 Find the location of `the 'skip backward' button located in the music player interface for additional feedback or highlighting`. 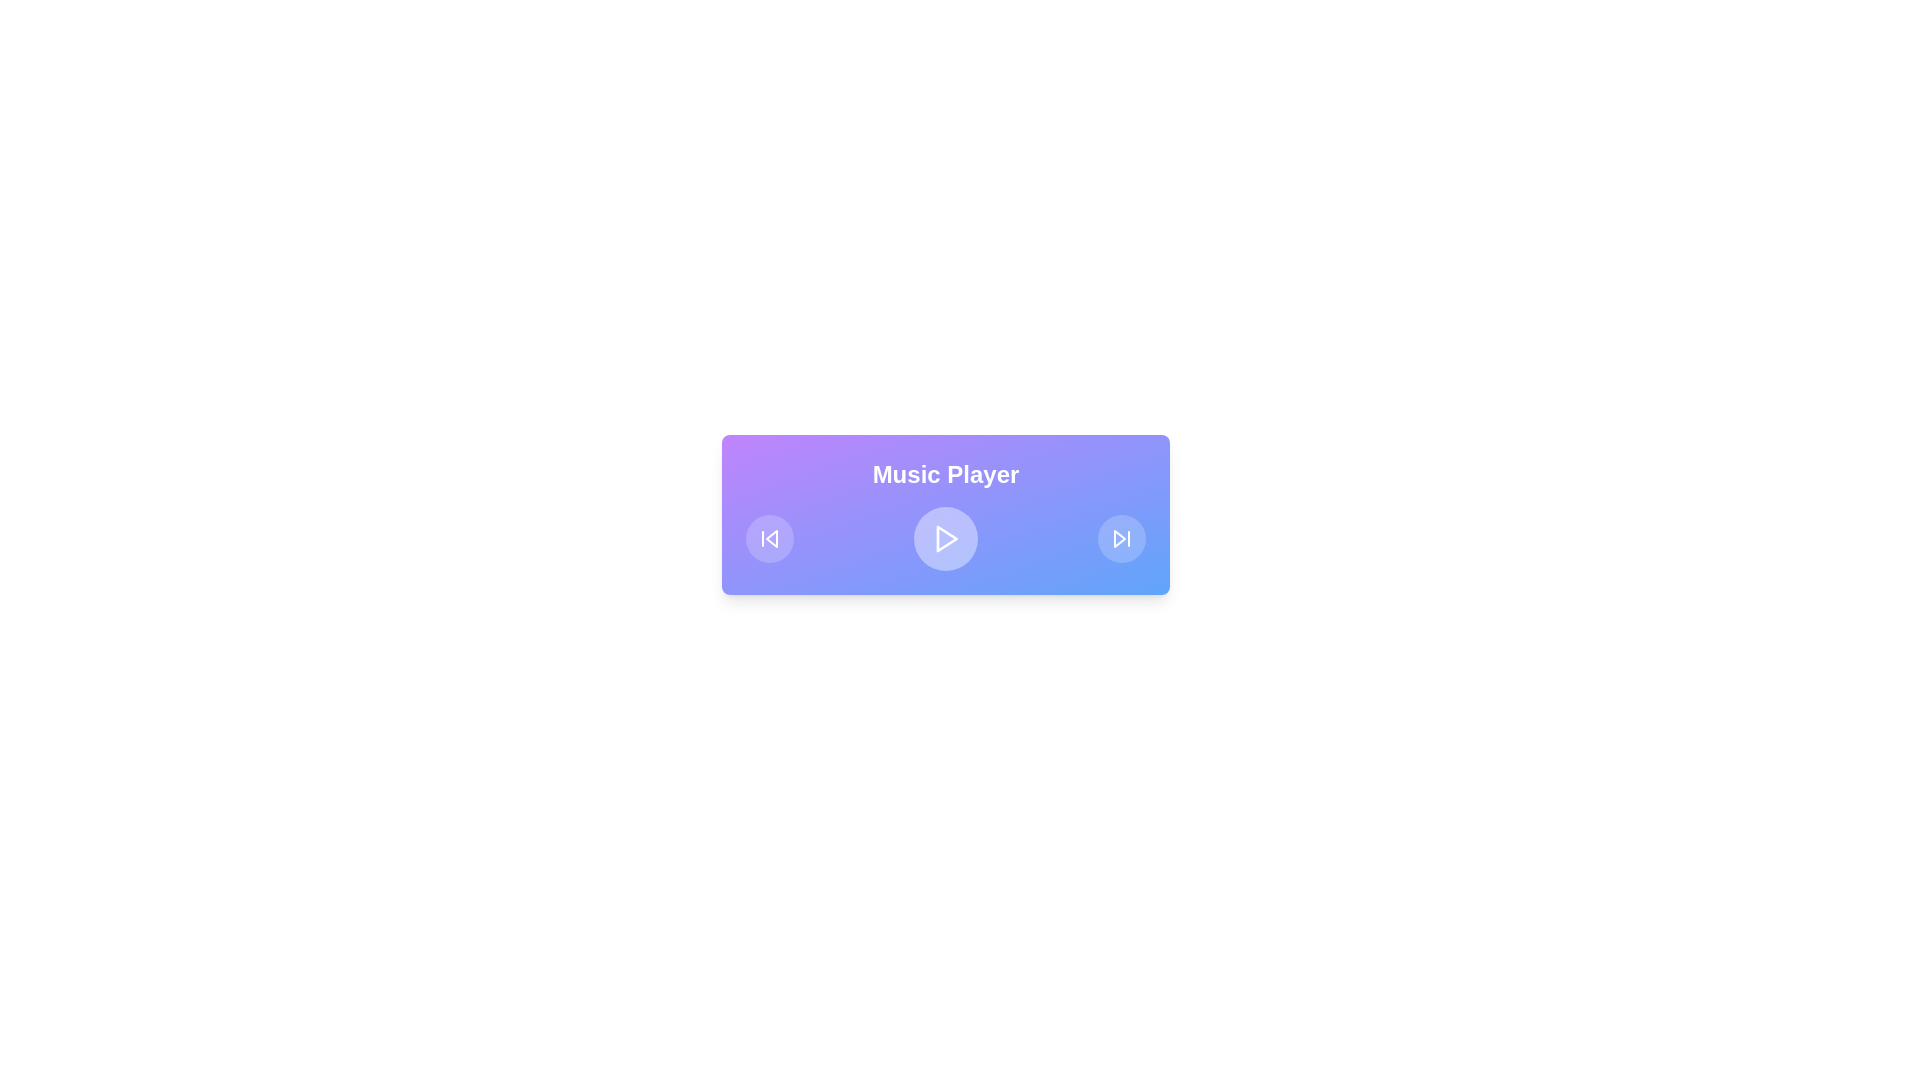

the 'skip backward' button located in the music player interface for additional feedback or highlighting is located at coordinates (768, 538).